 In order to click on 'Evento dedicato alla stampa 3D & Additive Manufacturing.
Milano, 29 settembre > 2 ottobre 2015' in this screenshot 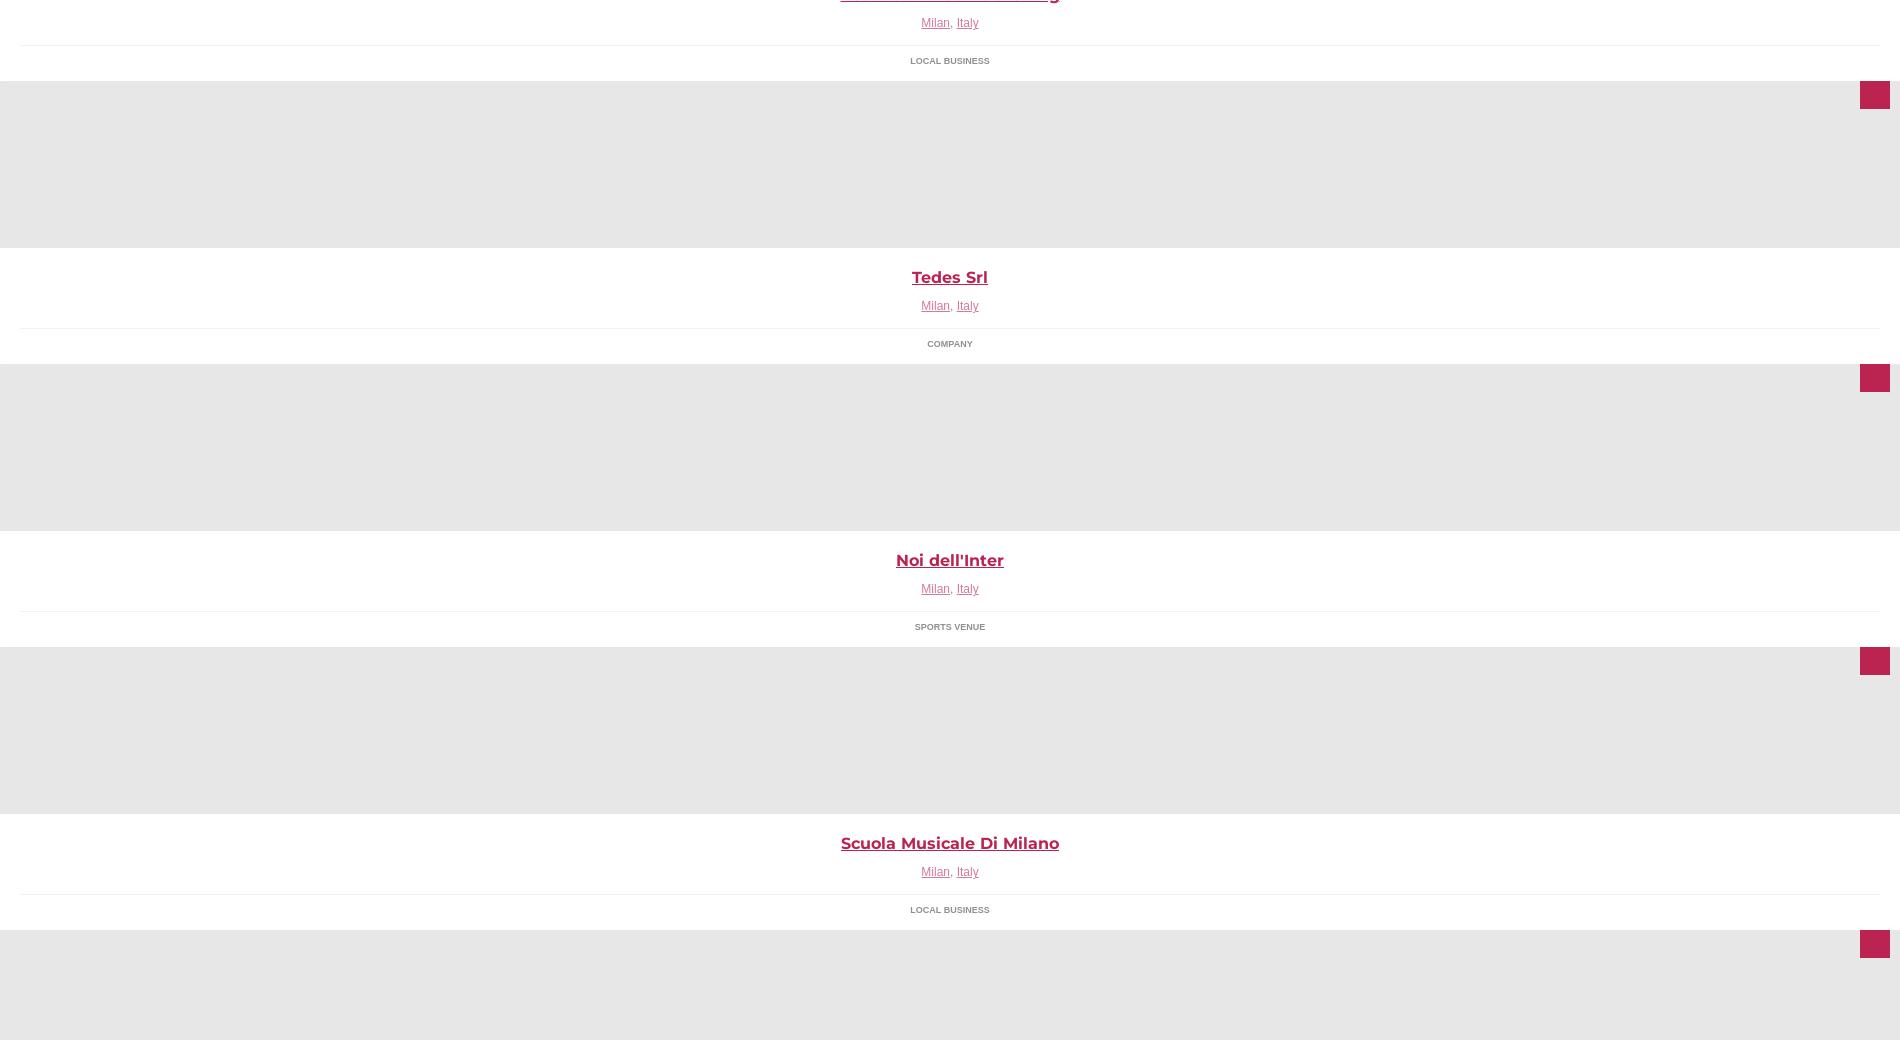, I will do `click(296, 500)`.